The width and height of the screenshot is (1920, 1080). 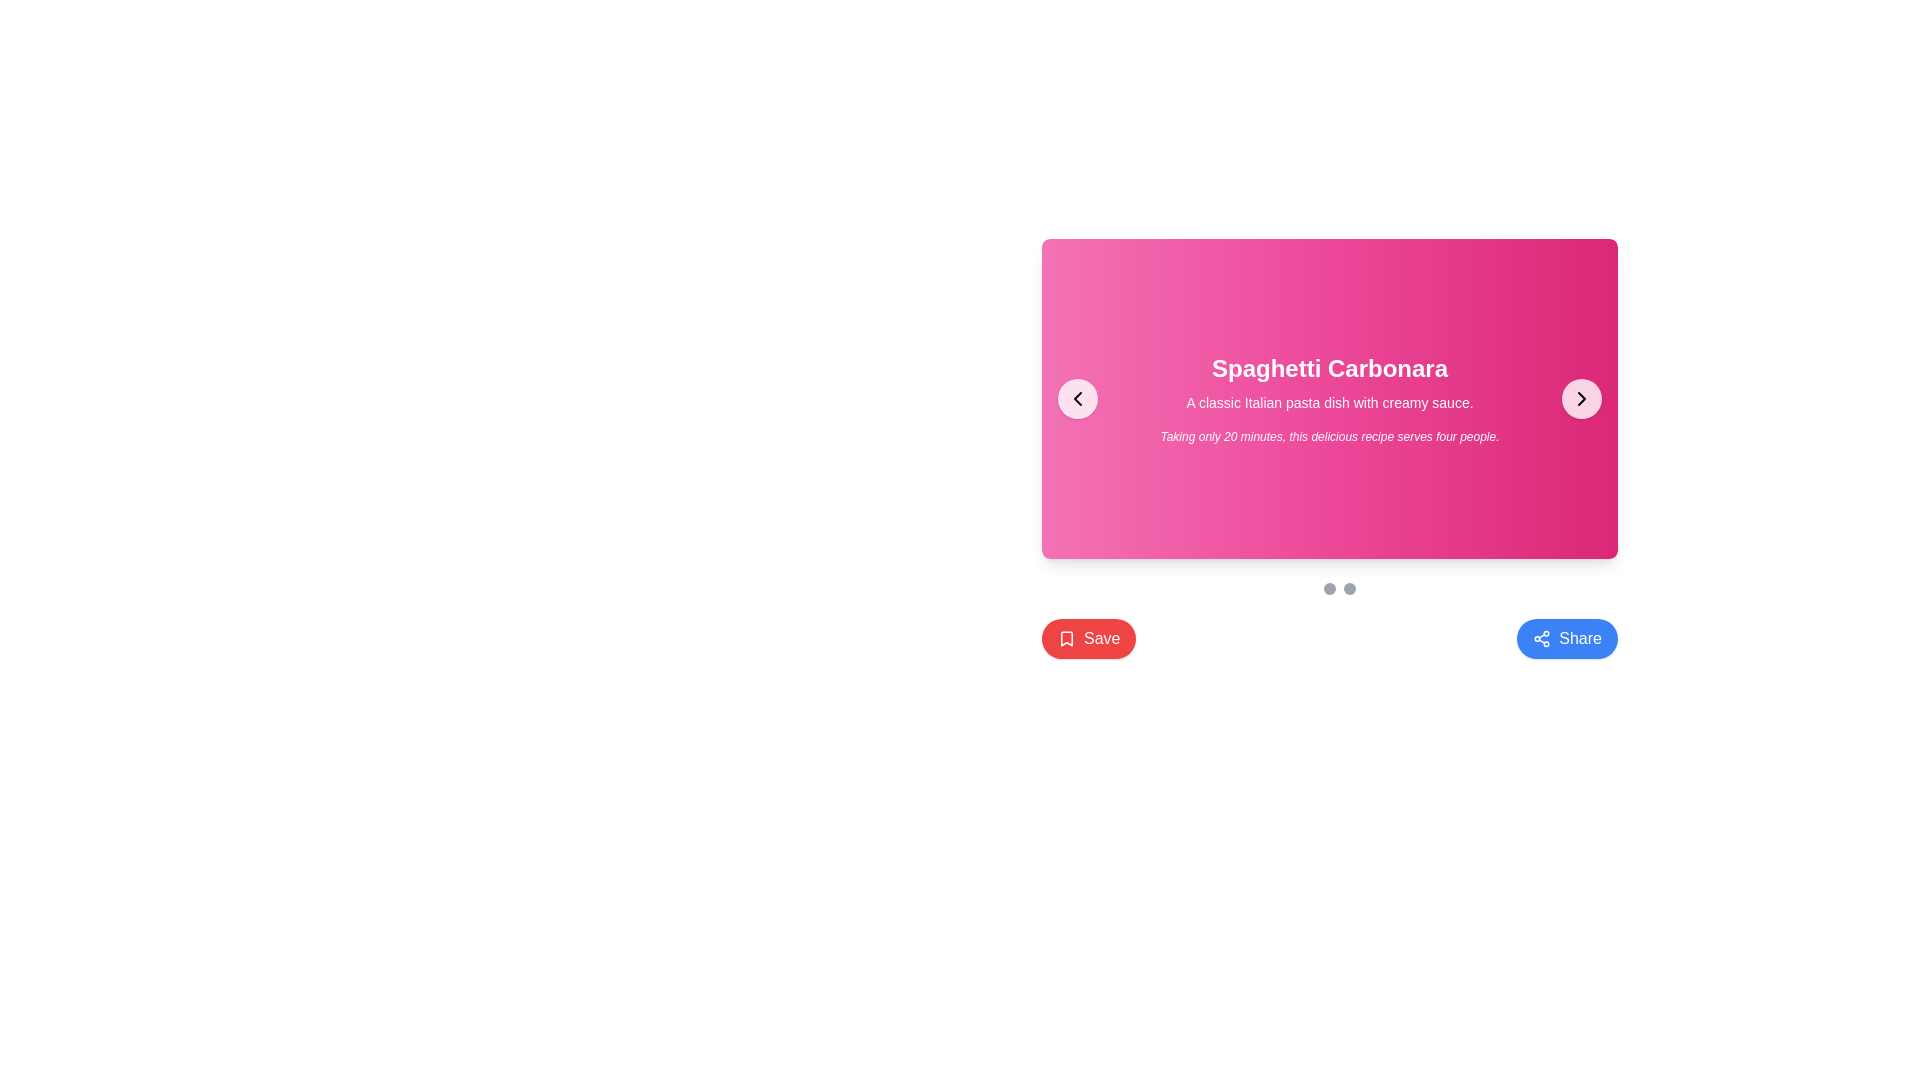 What do you see at coordinates (1088, 639) in the screenshot?
I see `the red 'Save' button with a white bookmark icon by` at bounding box center [1088, 639].